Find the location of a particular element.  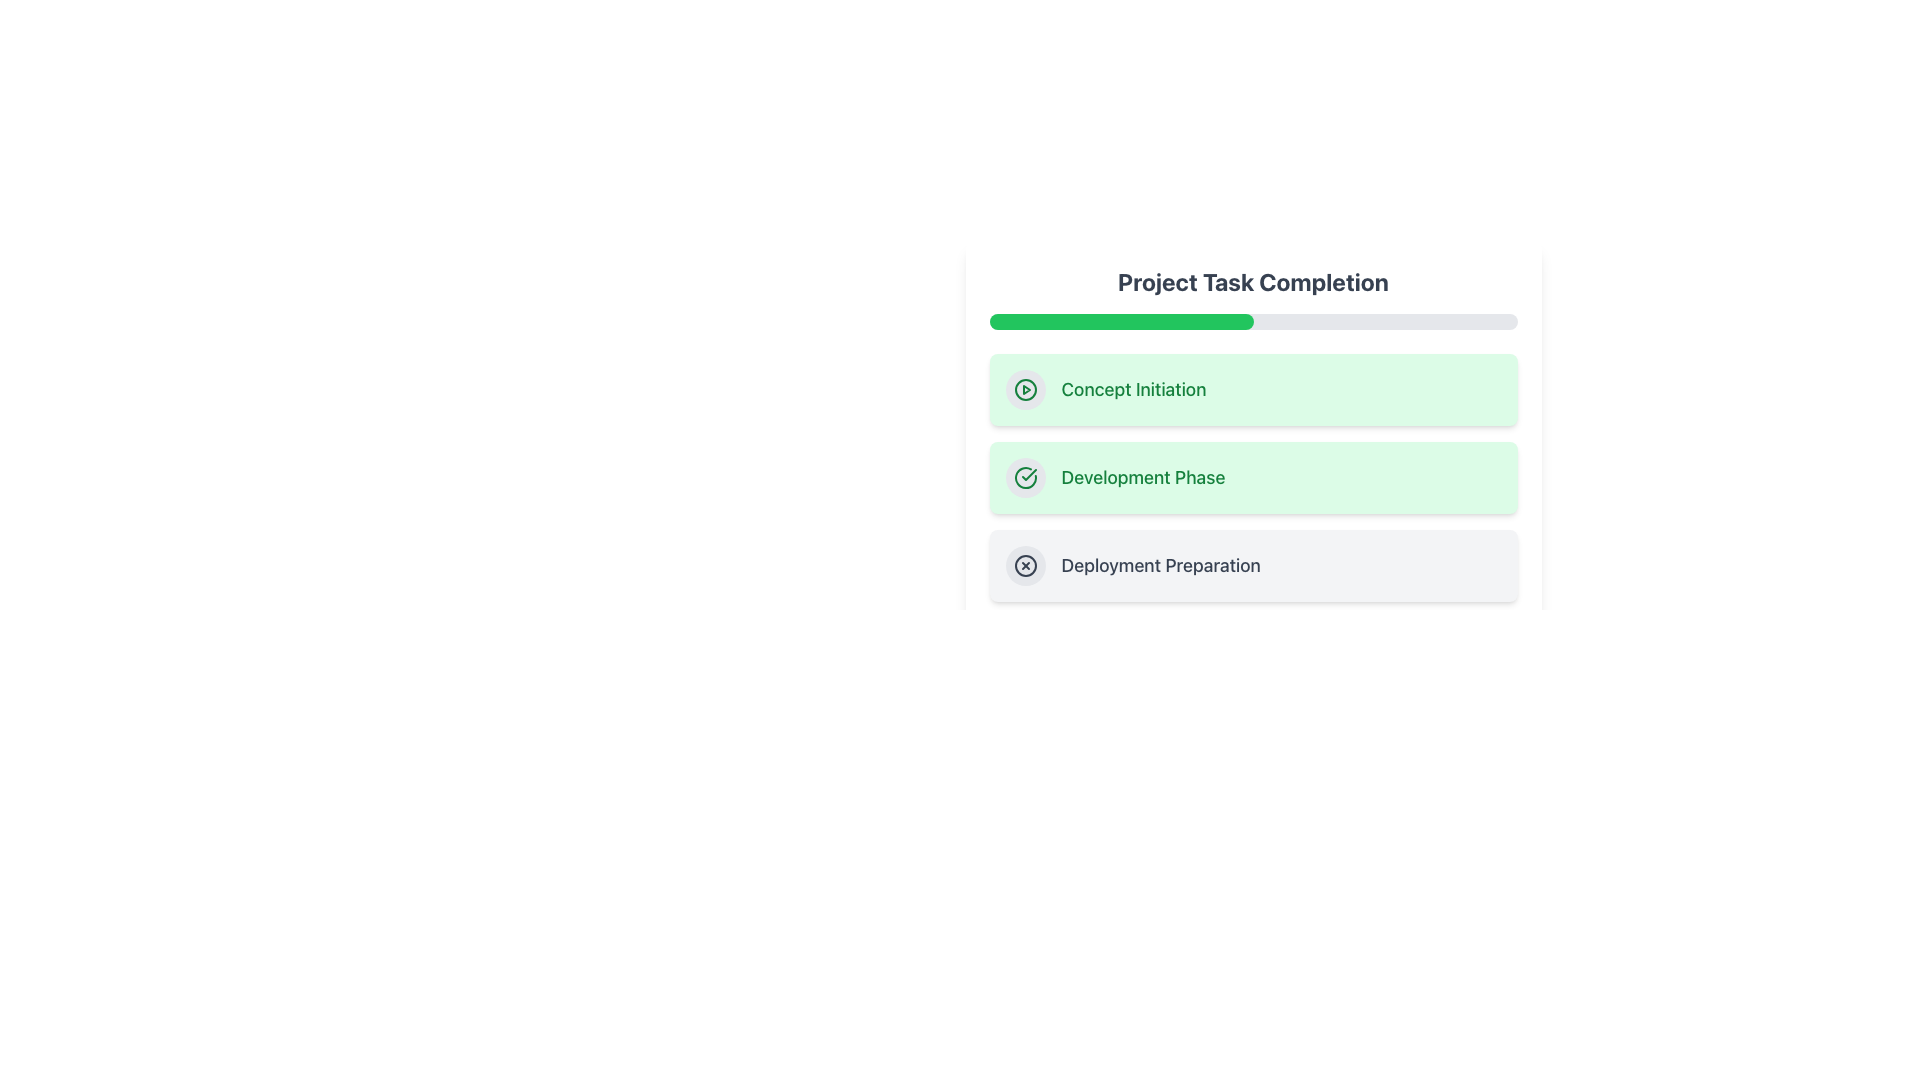

the Graphic element within the SVG component that indicates the status of the 'Deployment Preparation' step in the project task completion process is located at coordinates (1025, 566).